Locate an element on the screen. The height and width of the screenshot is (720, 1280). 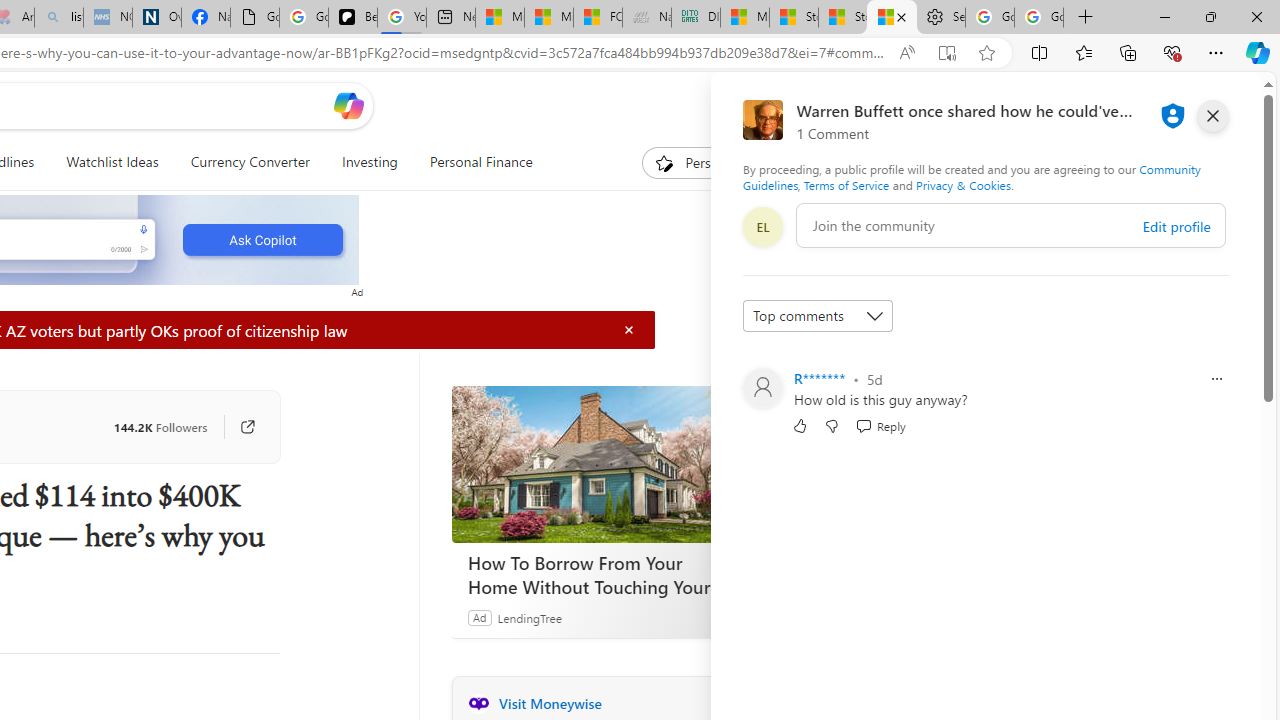
'Terms of Service' is located at coordinates (846, 185).